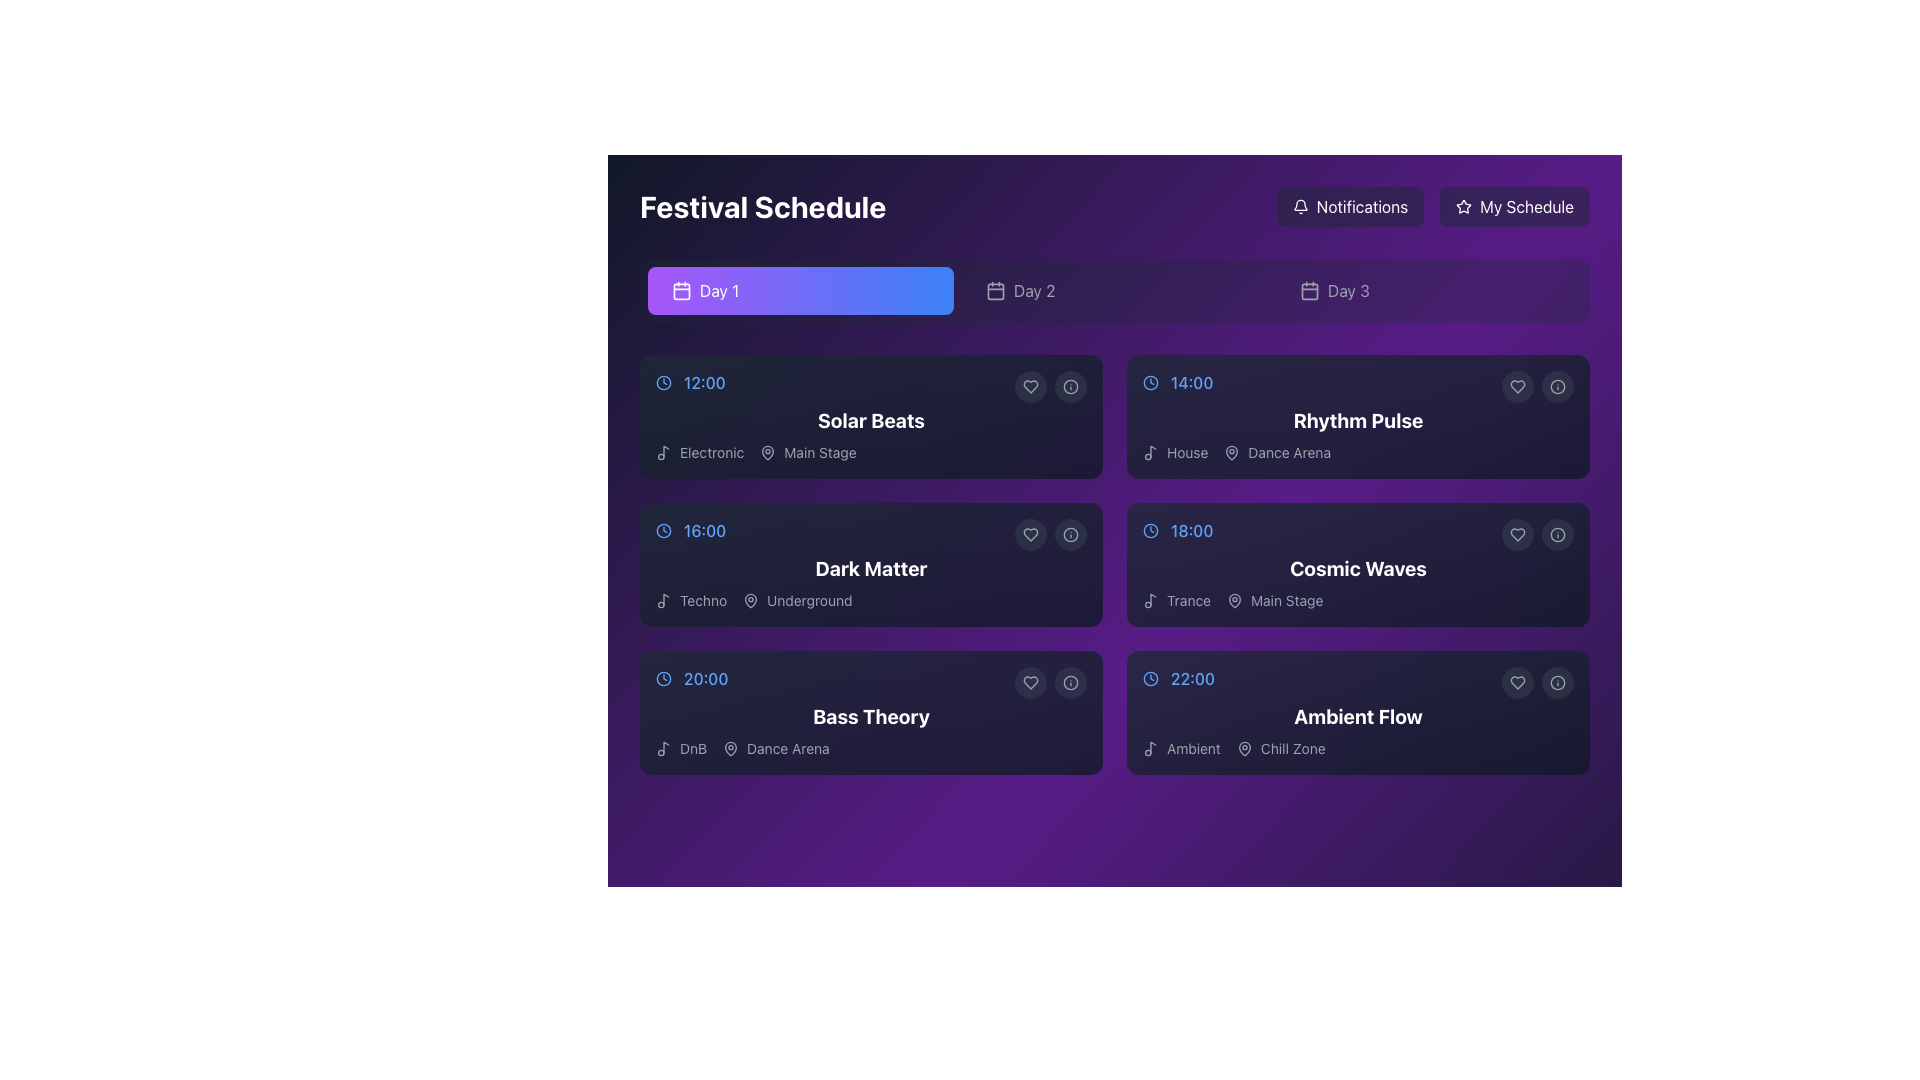  Describe the element at coordinates (1517, 534) in the screenshot. I see `the heart icon button located to the right of the 'Cosmic Waves' event entry` at that location.